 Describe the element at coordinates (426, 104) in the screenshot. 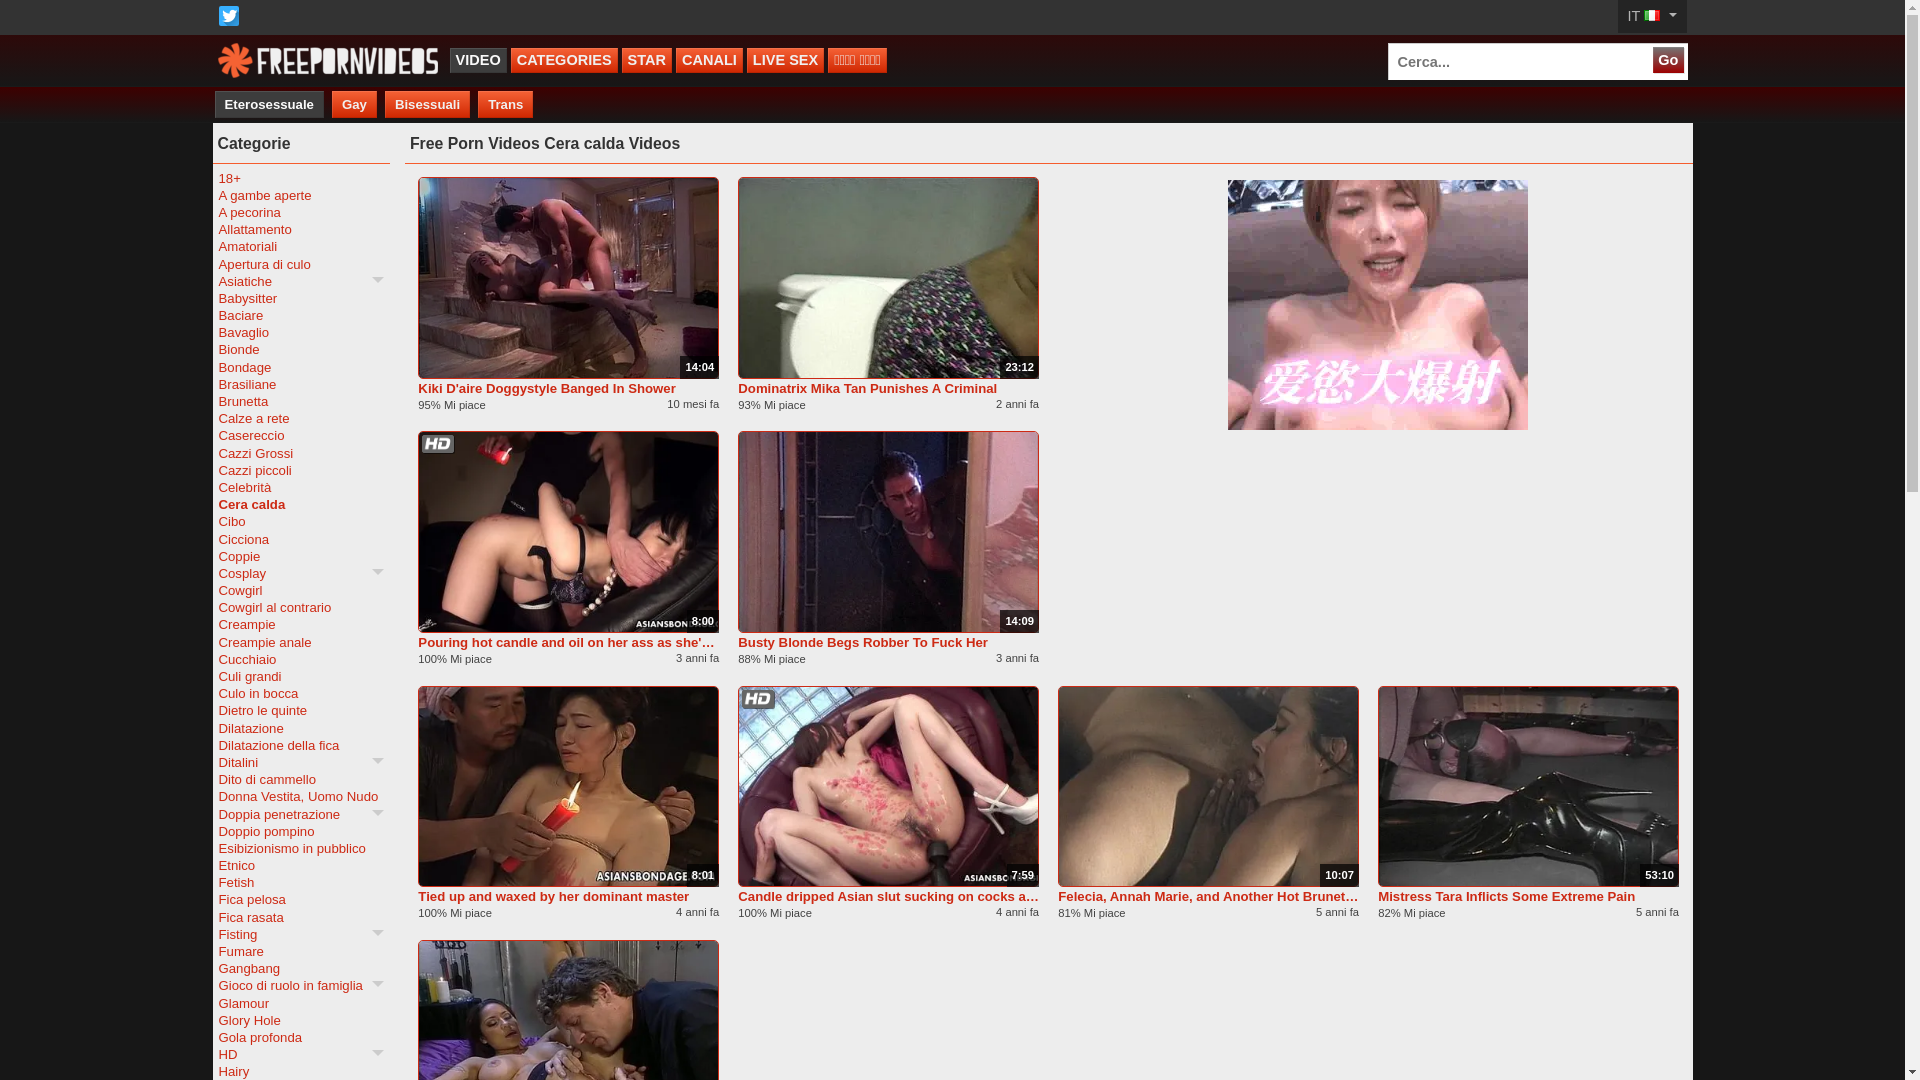

I see `'Bisessuali'` at that location.